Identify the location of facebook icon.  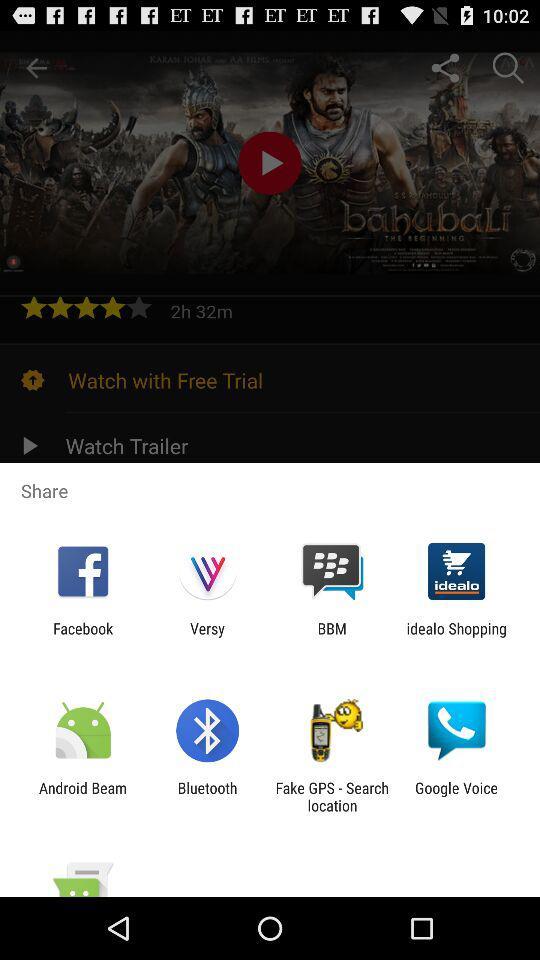
(82, 636).